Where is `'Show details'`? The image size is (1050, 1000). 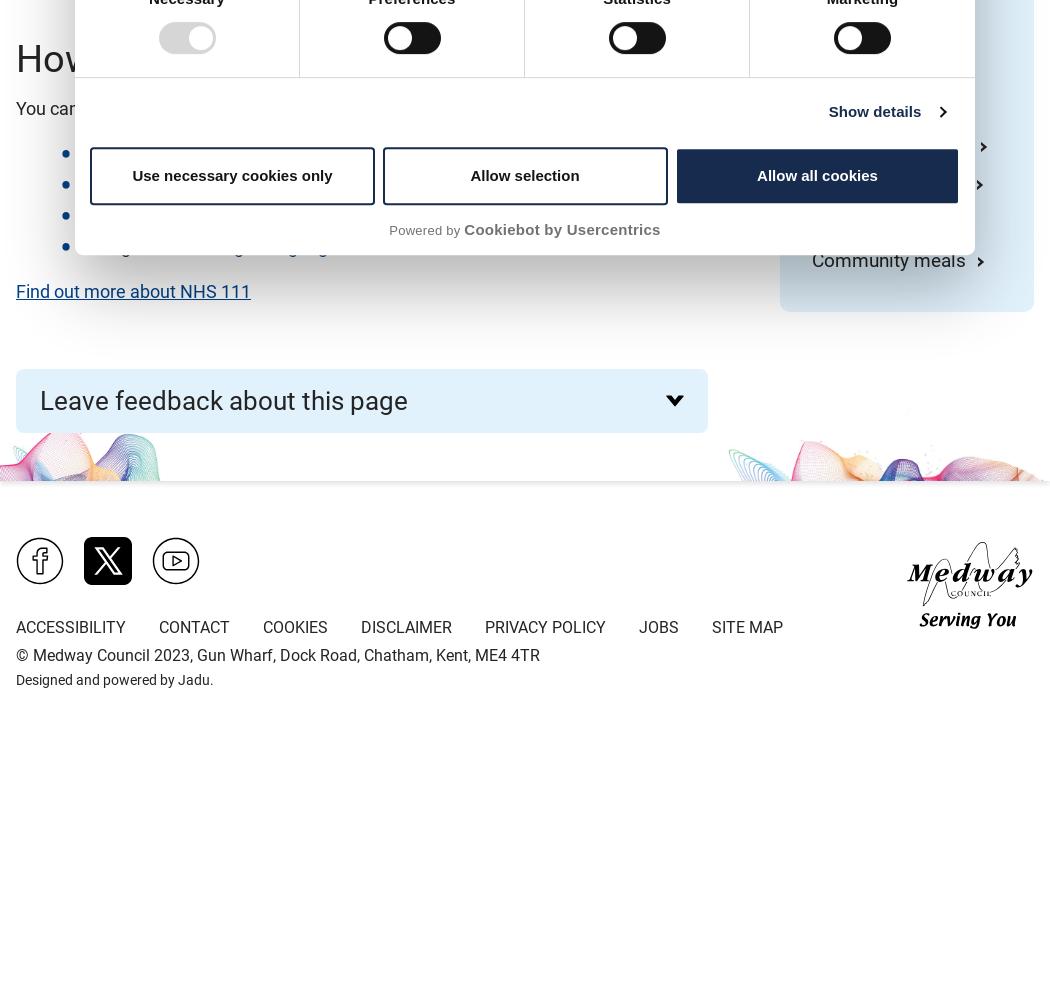
'Show details' is located at coordinates (828, 110).